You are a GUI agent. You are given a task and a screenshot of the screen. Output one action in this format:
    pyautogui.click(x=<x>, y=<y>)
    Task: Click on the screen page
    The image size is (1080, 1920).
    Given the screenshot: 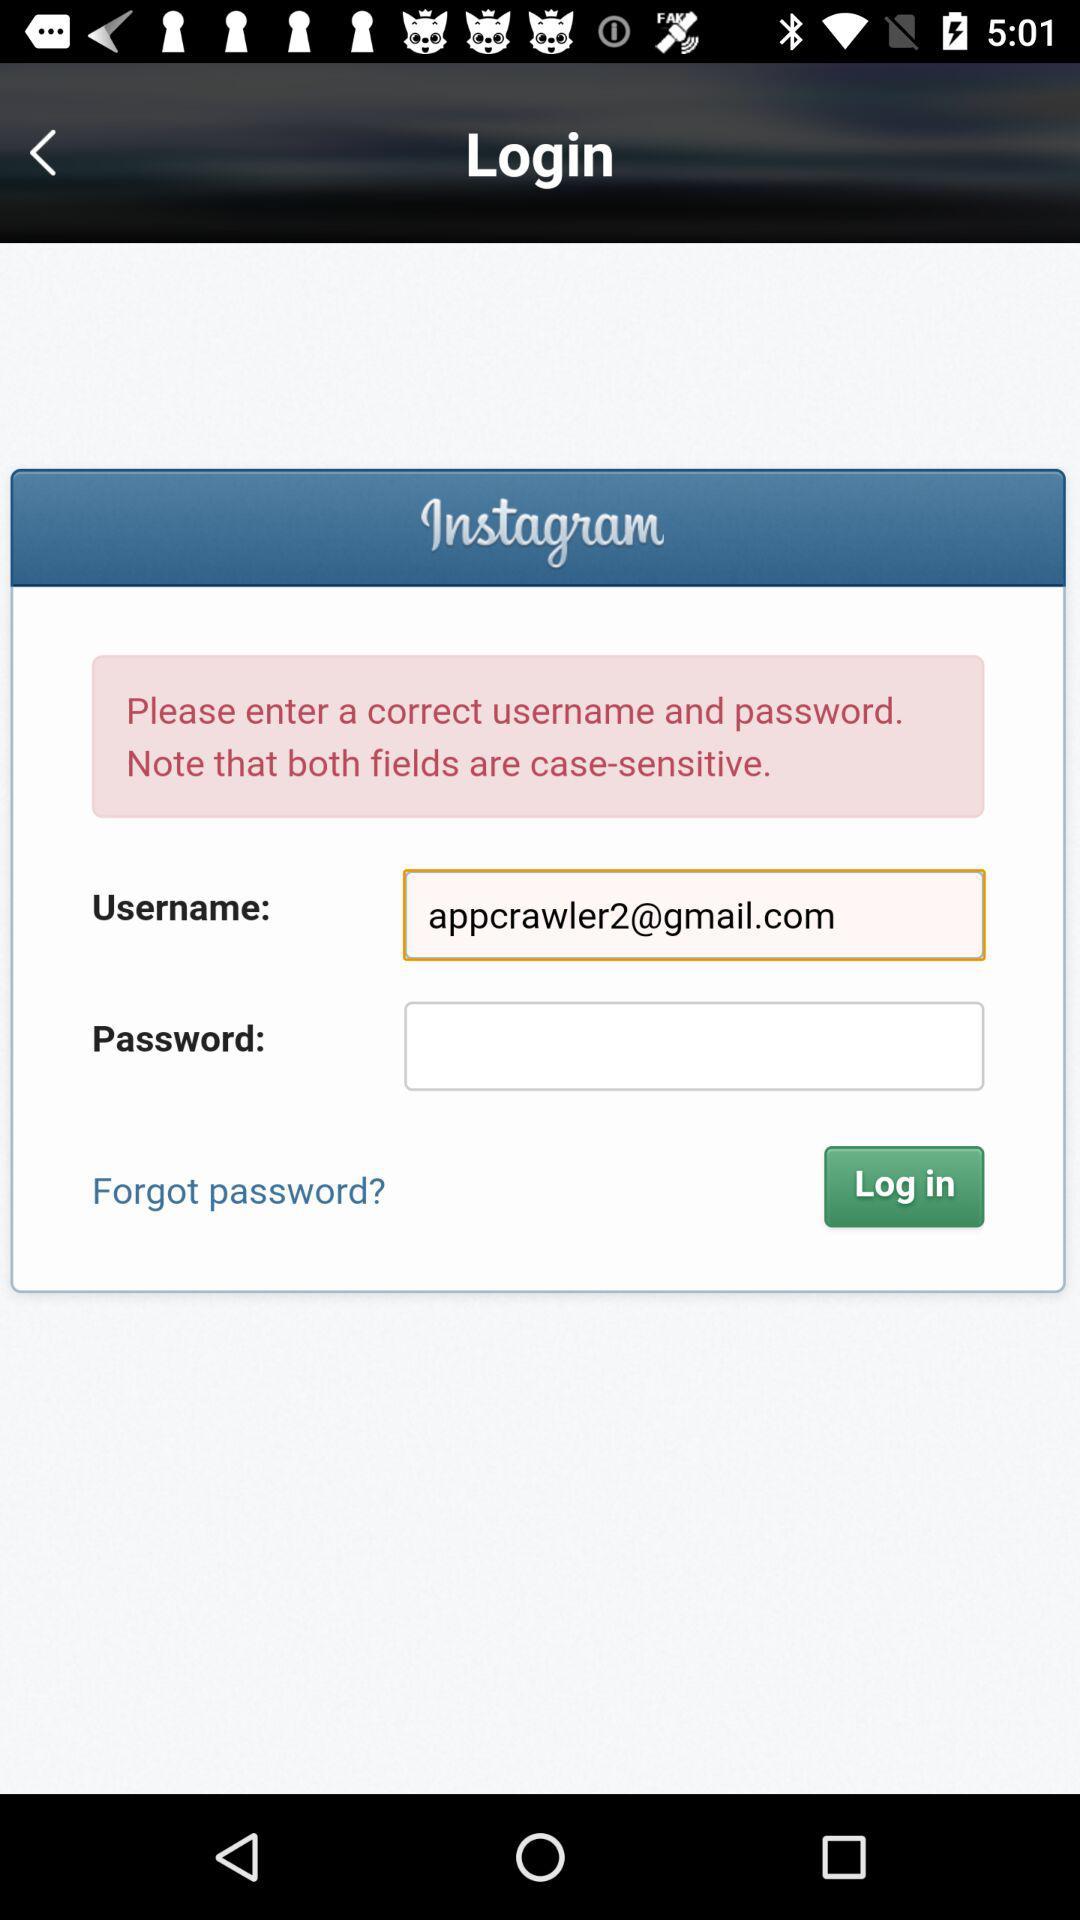 What is the action you would take?
    pyautogui.click(x=540, y=1018)
    